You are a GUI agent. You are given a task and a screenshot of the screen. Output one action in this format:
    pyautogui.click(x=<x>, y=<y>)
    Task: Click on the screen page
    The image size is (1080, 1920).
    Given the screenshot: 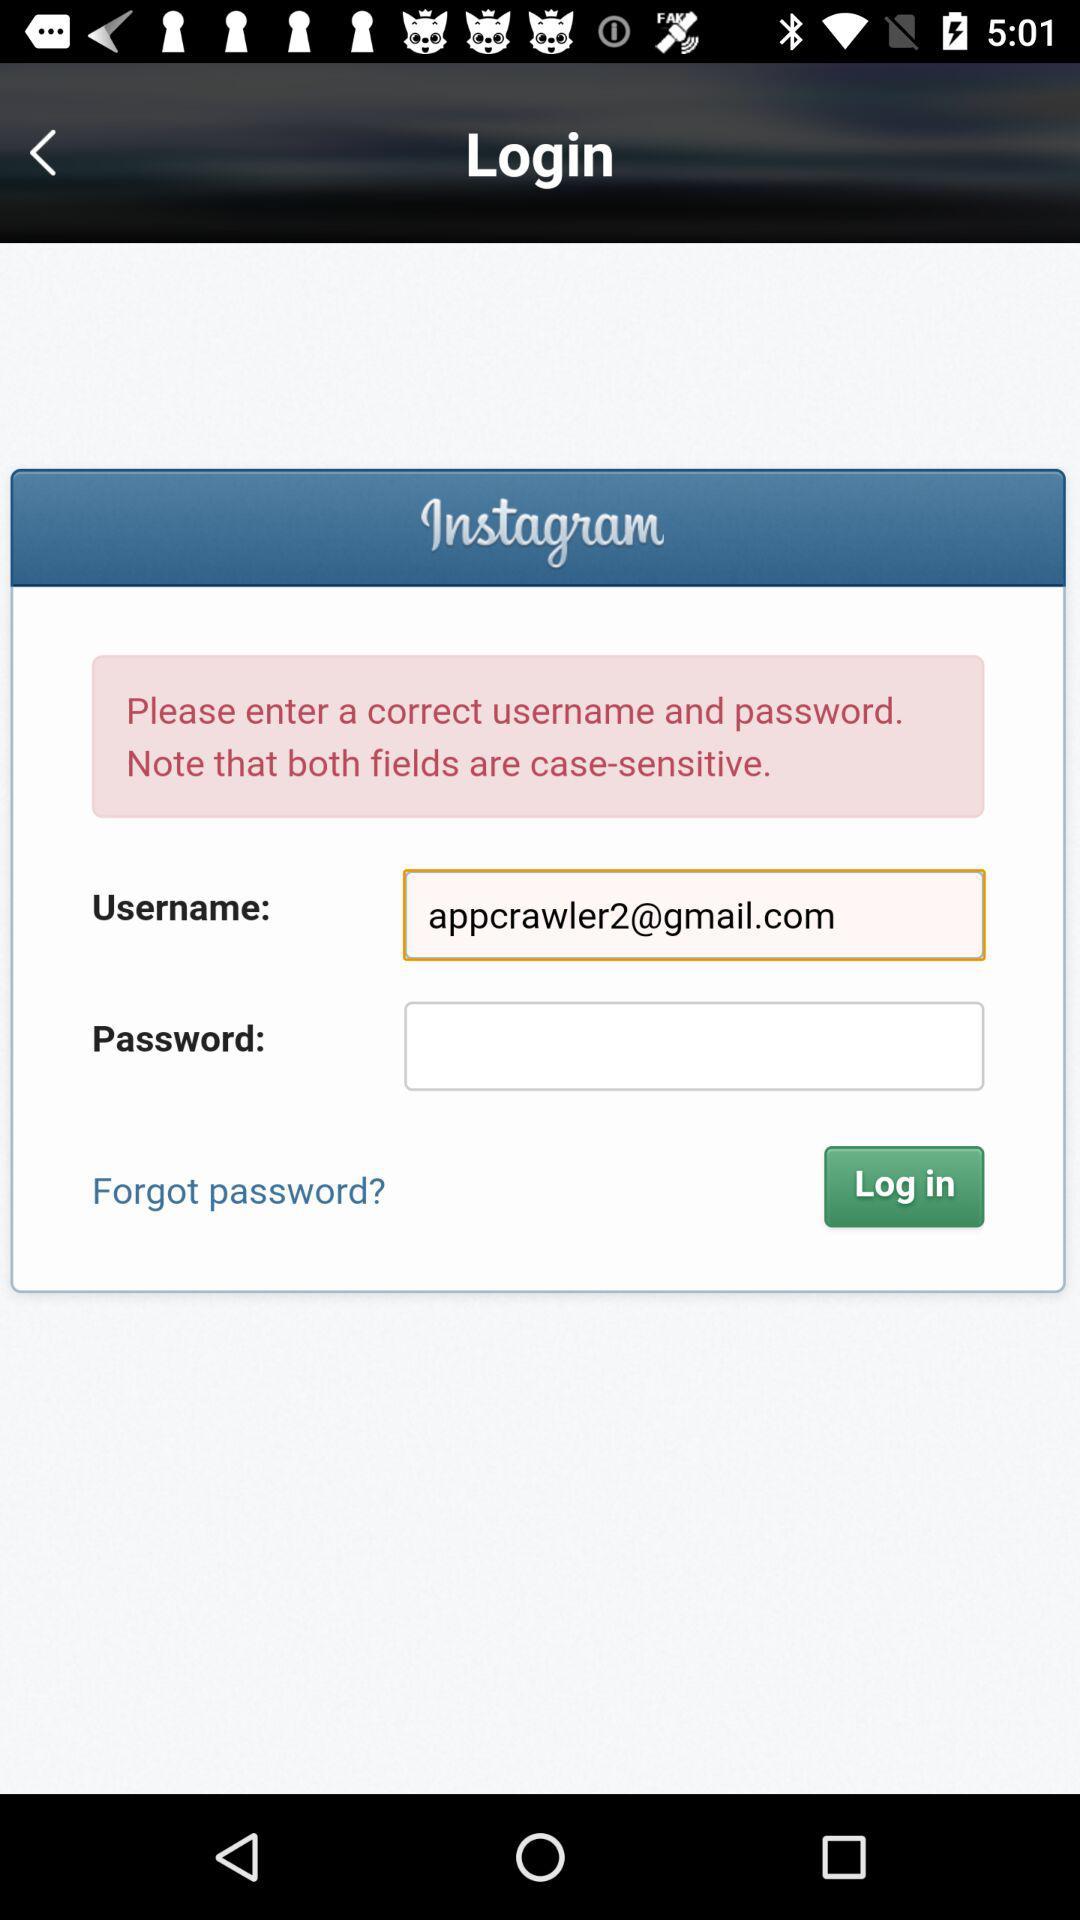 What is the action you would take?
    pyautogui.click(x=540, y=1018)
    